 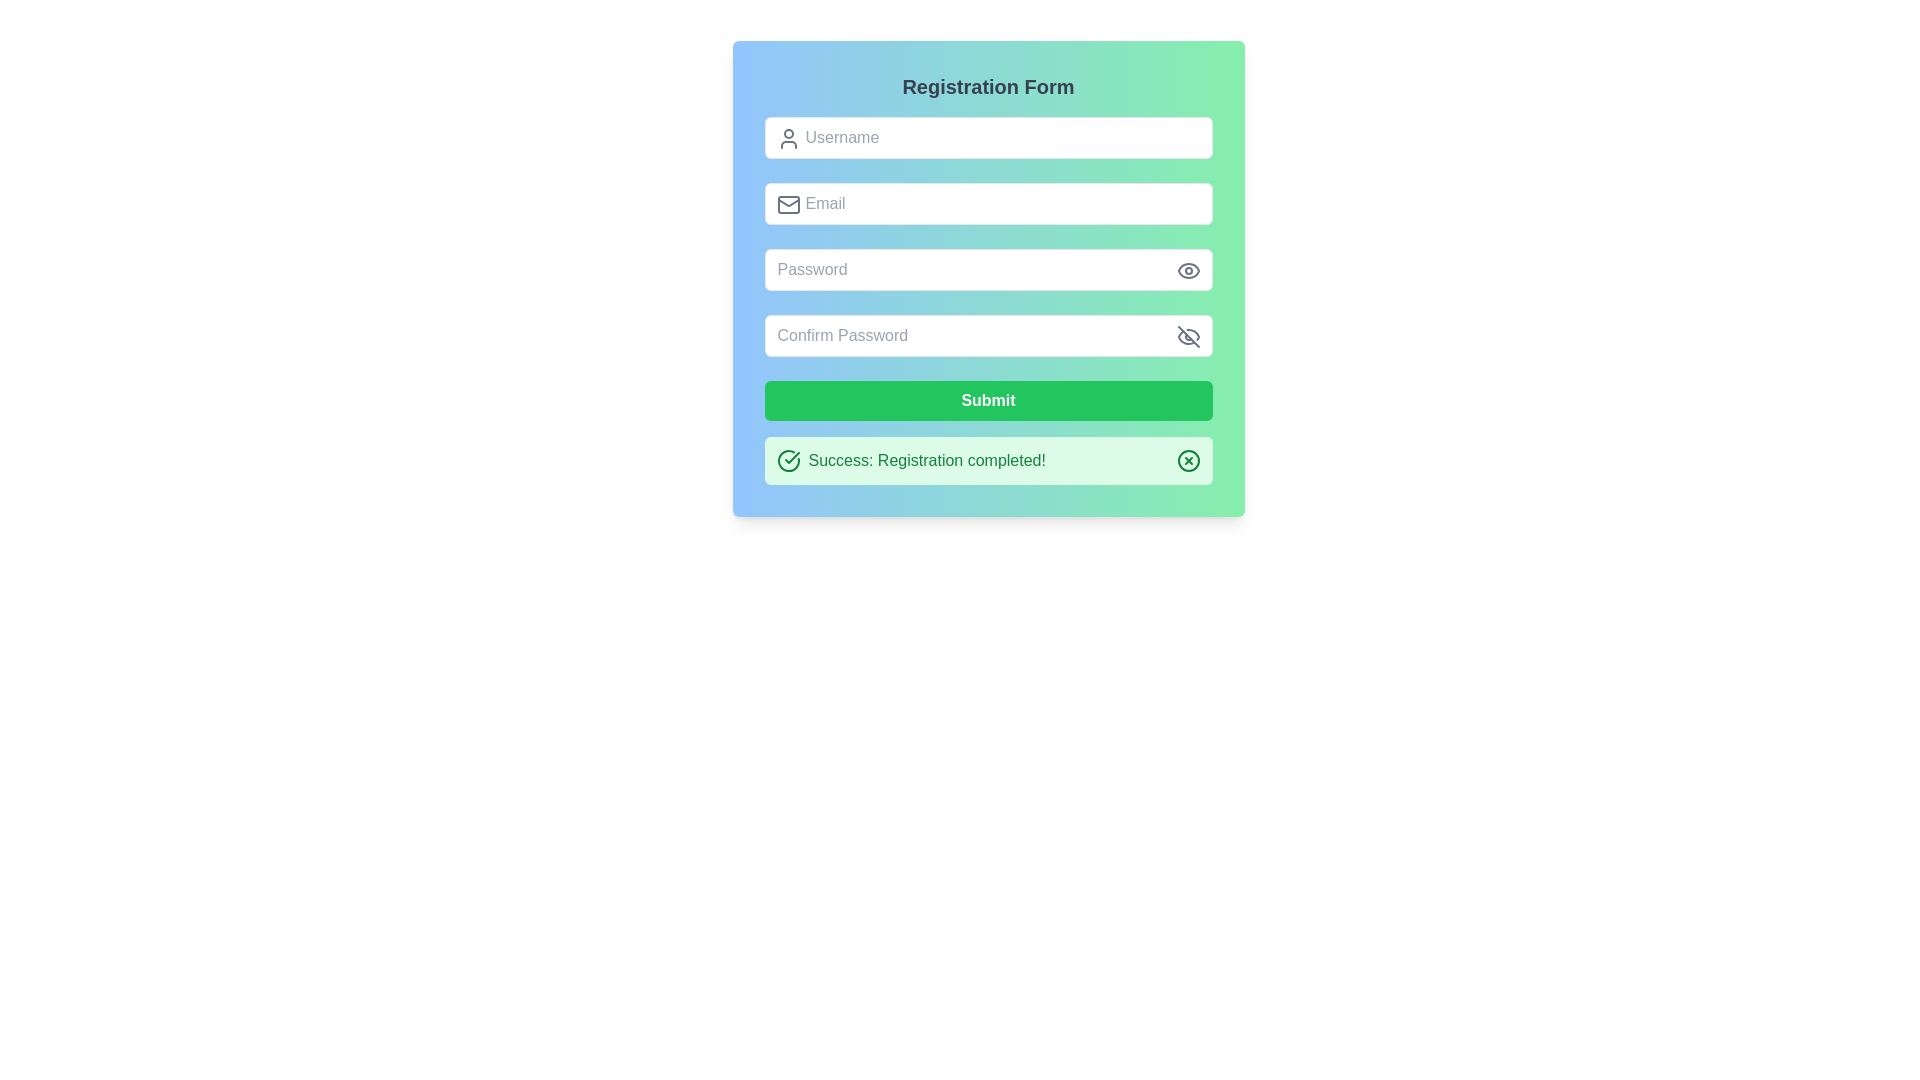 I want to click on the submission button located below the password confirmation field to trigger hover effects, so click(x=988, y=401).